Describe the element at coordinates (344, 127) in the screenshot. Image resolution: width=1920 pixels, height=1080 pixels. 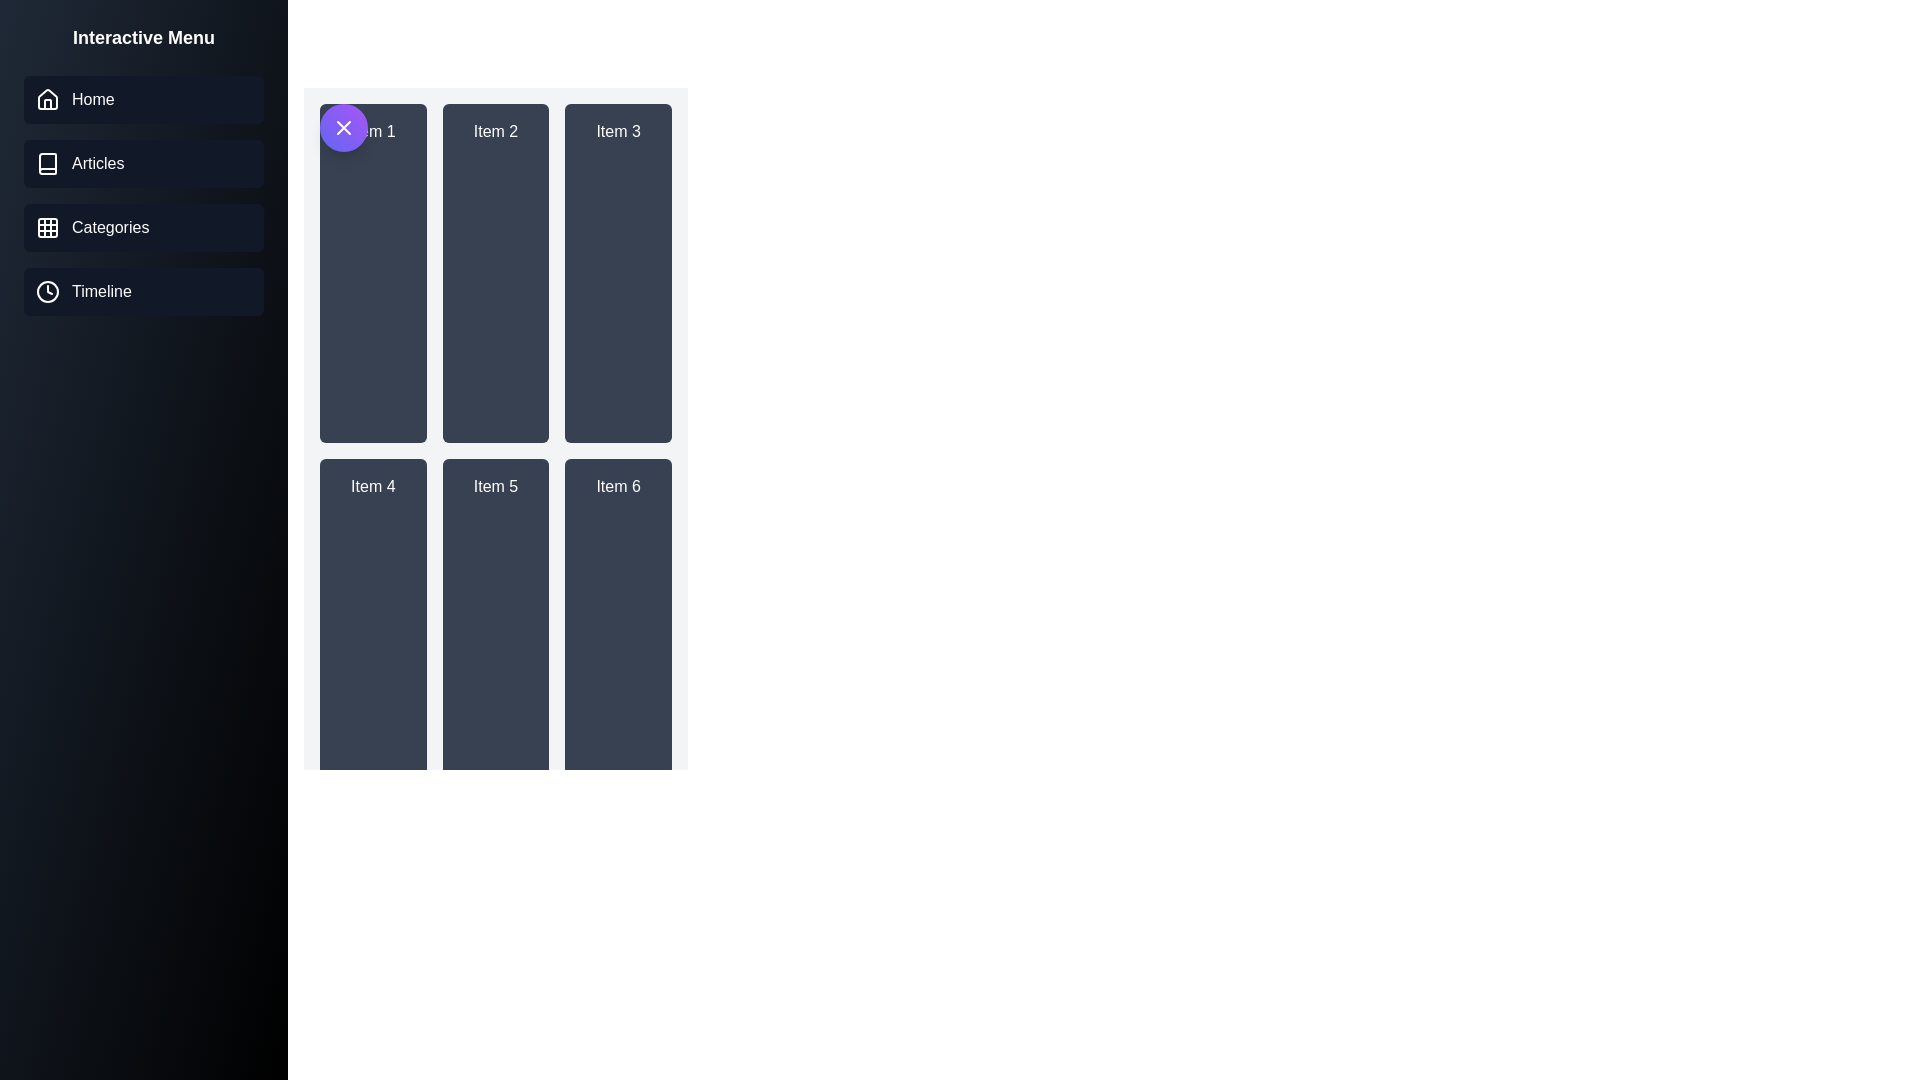
I see `button to toggle the drawer's visibility` at that location.